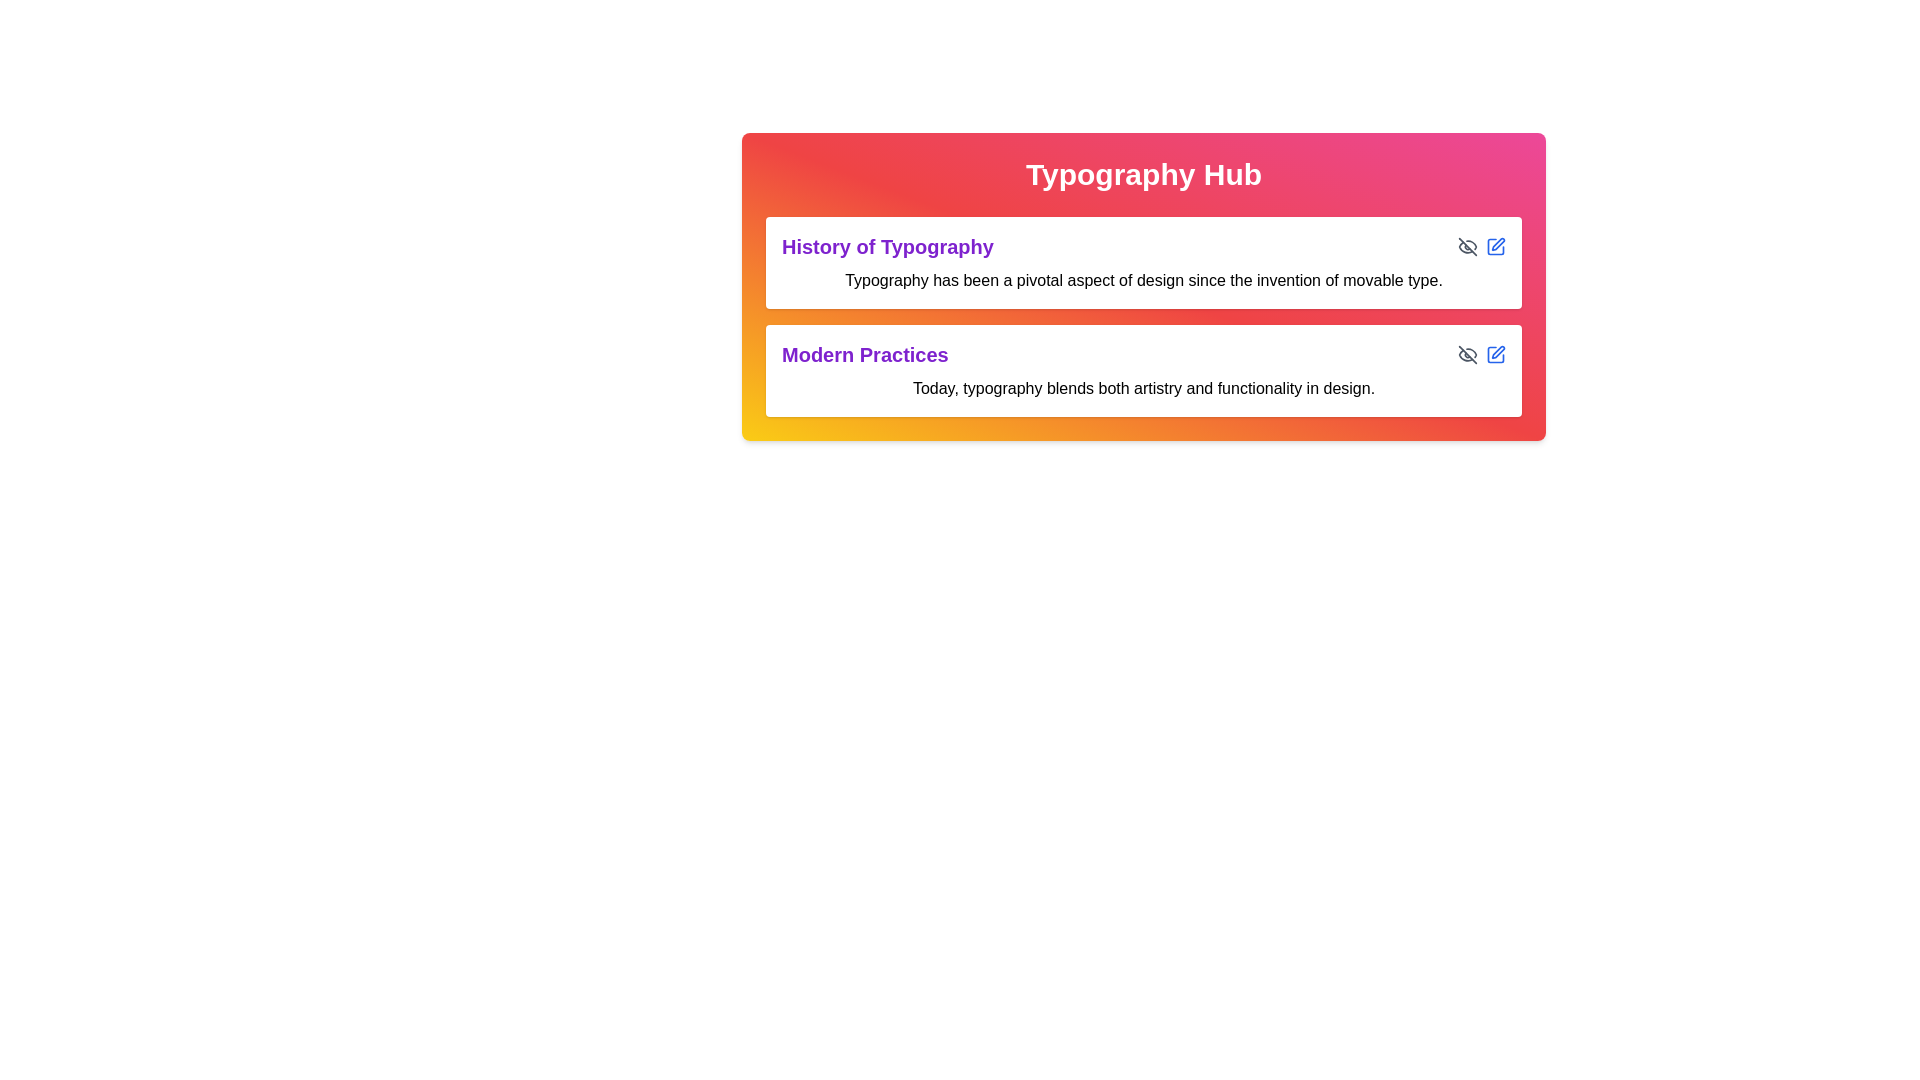  Describe the element at coordinates (1496, 245) in the screenshot. I see `the blue pen icon button located to the right of the 'History of Typography' title in the Typography Hub section` at that location.